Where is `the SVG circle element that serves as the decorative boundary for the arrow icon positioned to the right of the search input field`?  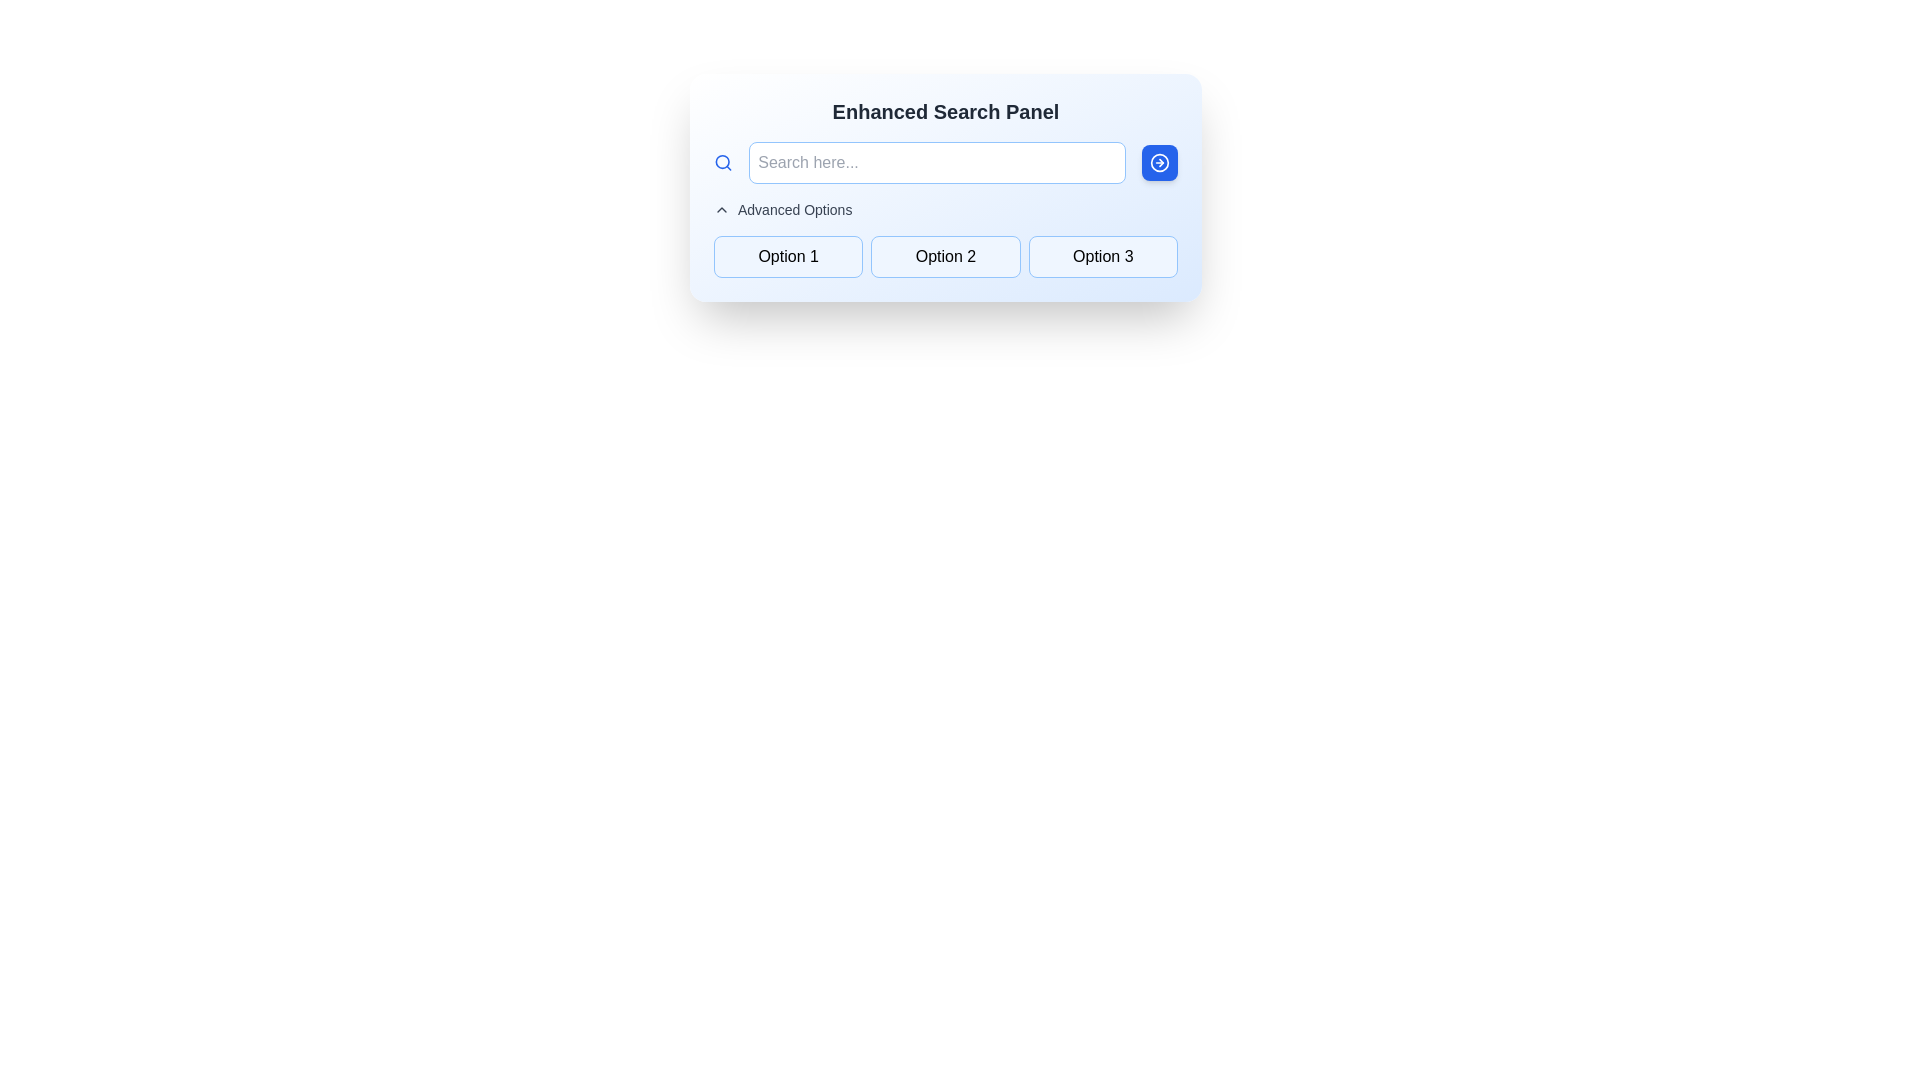
the SVG circle element that serves as the decorative boundary for the arrow icon positioned to the right of the search input field is located at coordinates (1160, 161).